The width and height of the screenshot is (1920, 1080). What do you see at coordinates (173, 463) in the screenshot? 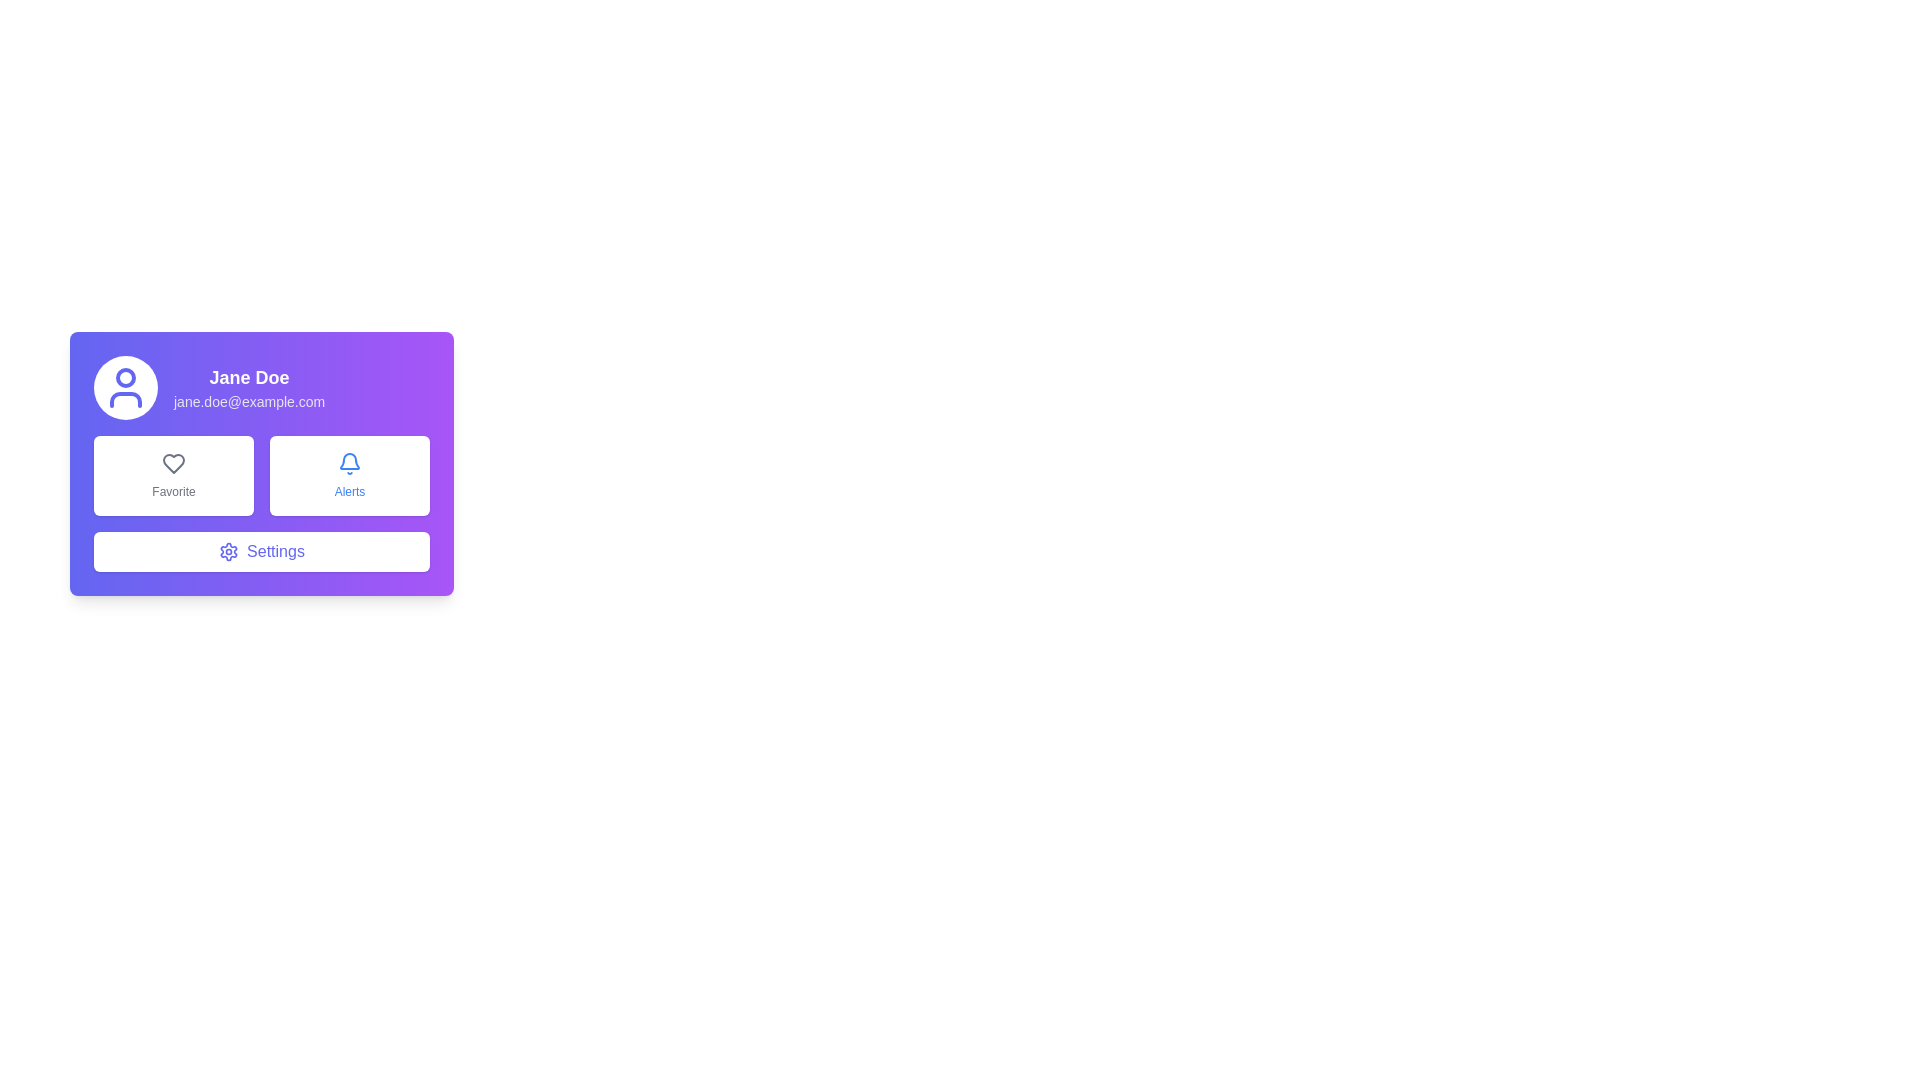
I see `the 'Favorite' icon located on the left side of the second row within the card layout, which indicates saved or preferred items` at bounding box center [173, 463].